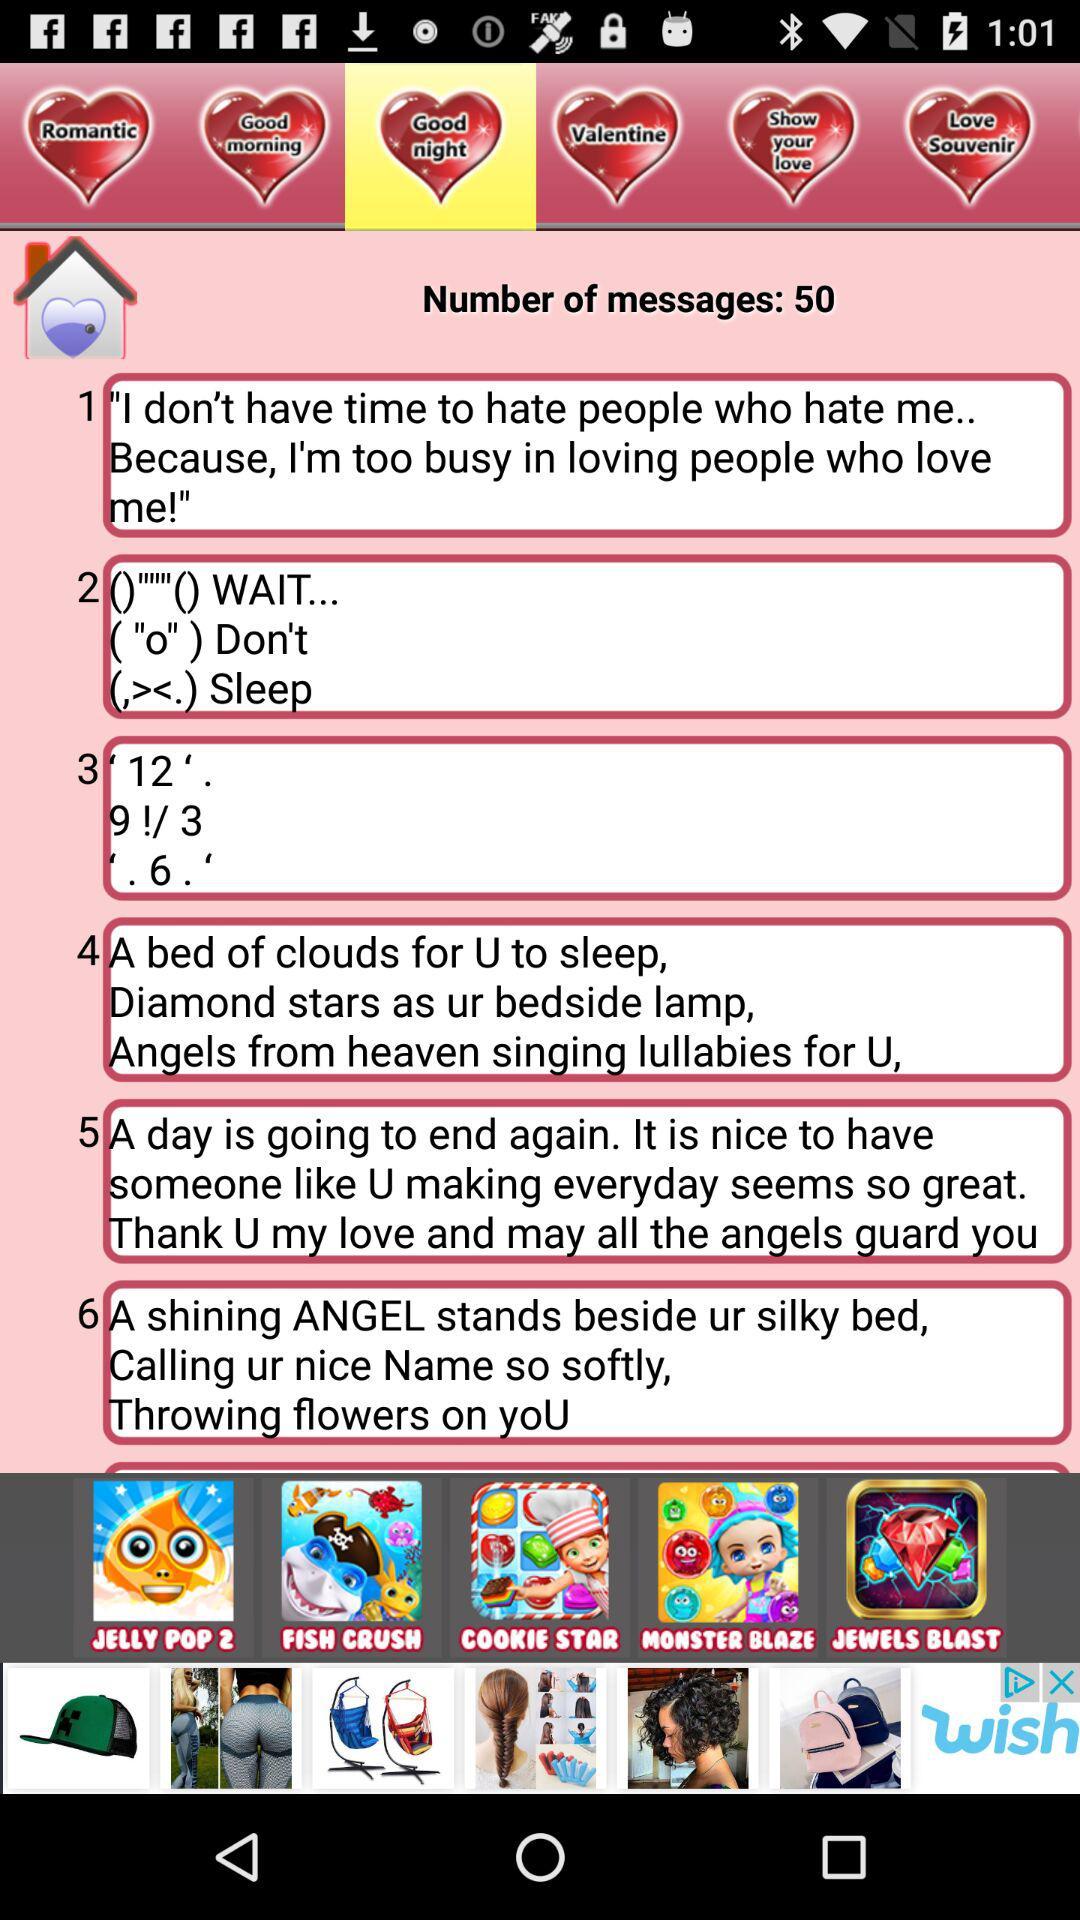 This screenshot has width=1080, height=1920. What do you see at coordinates (728, 1678) in the screenshot?
I see `the avatar icon` at bounding box center [728, 1678].